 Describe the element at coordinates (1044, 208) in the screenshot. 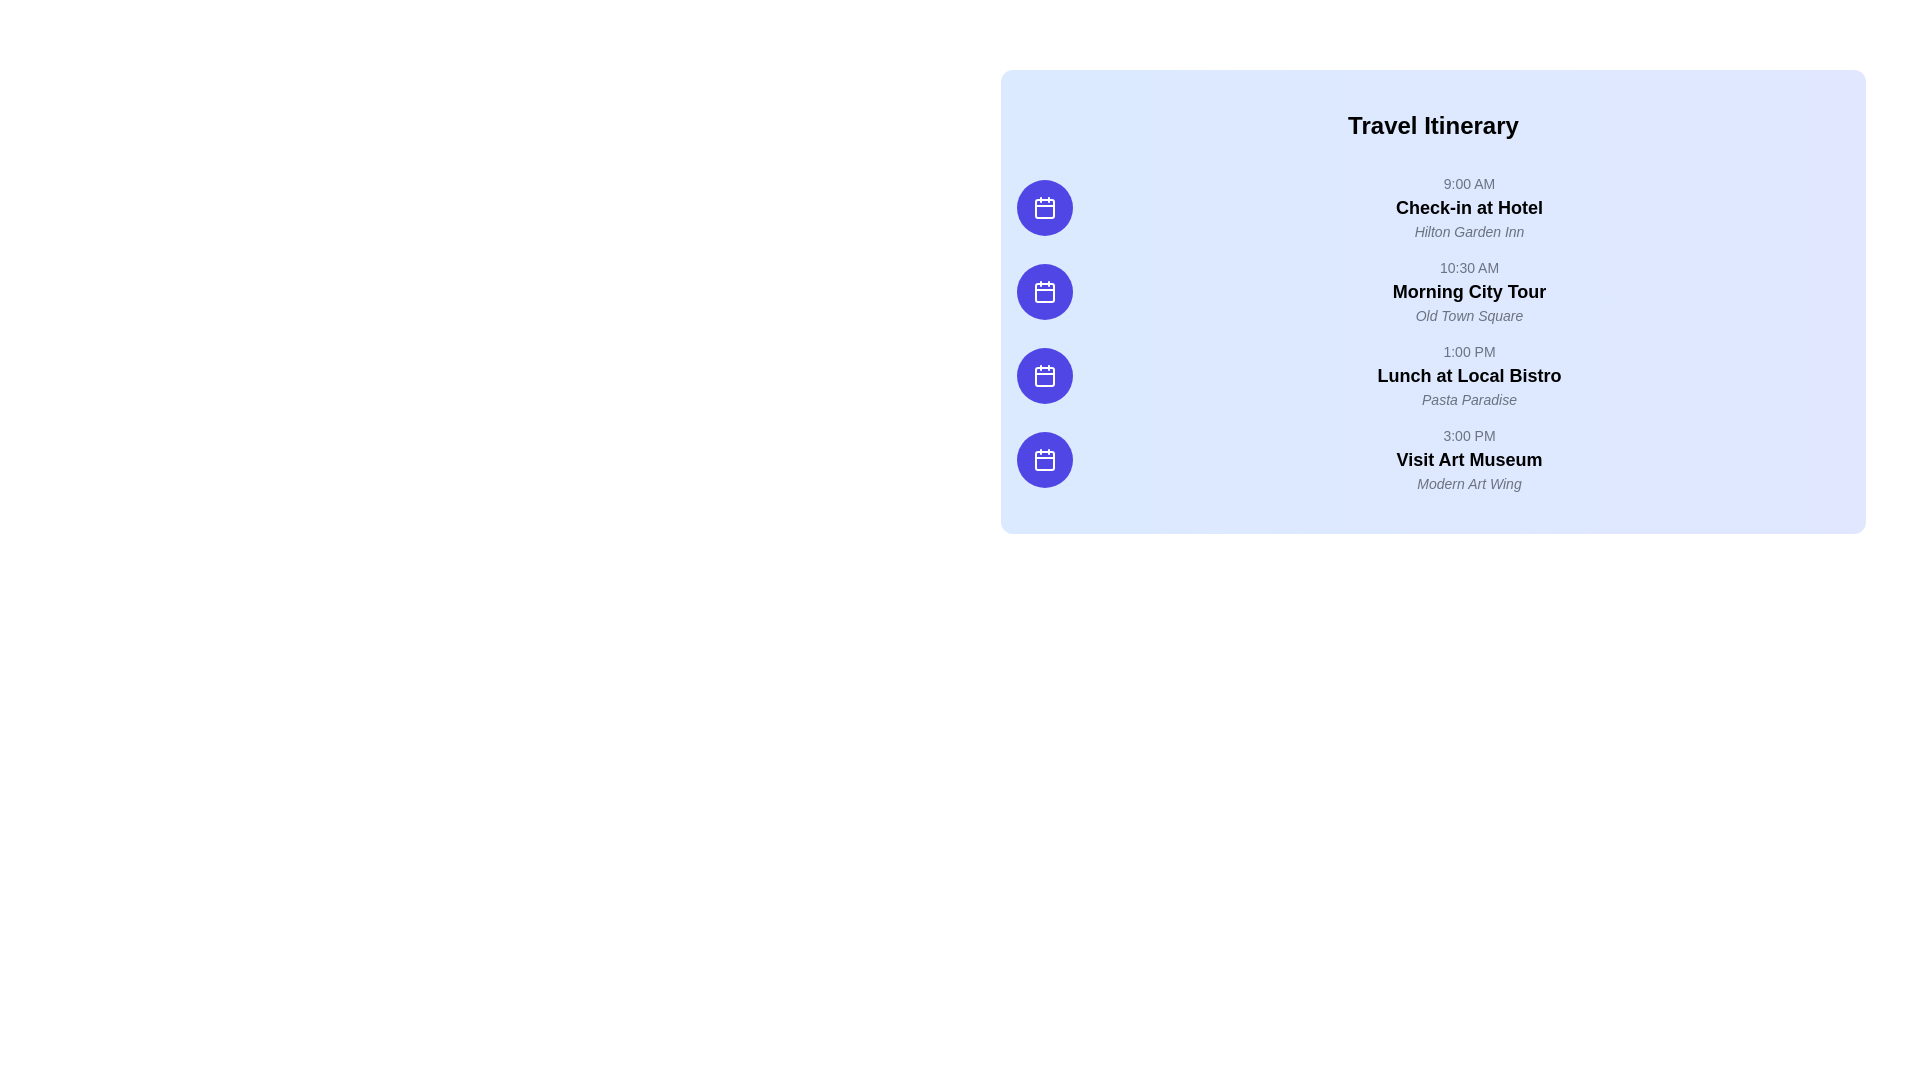

I see `the calendar icon located at the top of the vertical stack of icons on the left side of the itinerary section to associate it with the itinerary item` at that location.